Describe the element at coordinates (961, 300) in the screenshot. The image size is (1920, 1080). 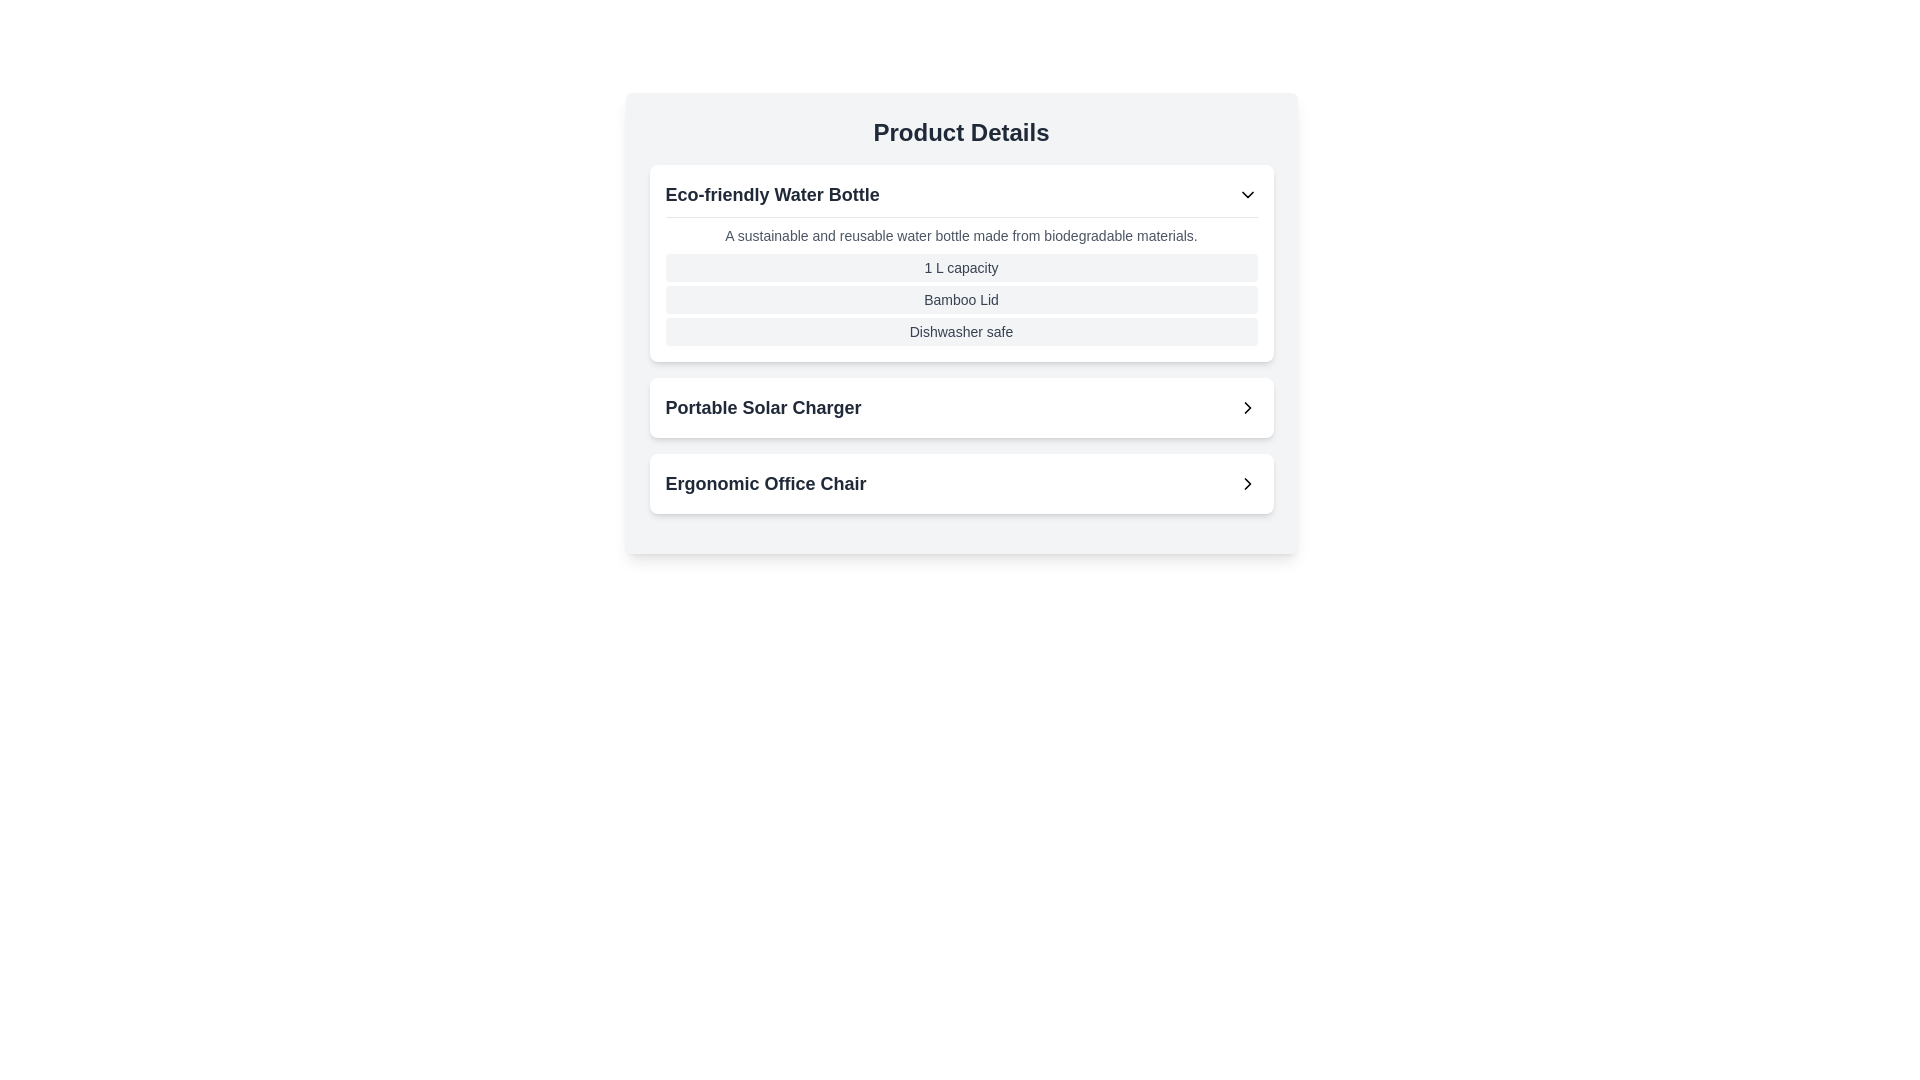
I see `descriptive text element that lists one of the features of the 'Eco-friendly Water Bottle' located in the 'Product Details' section, specifically the second item in the vertical list under the heading` at that location.